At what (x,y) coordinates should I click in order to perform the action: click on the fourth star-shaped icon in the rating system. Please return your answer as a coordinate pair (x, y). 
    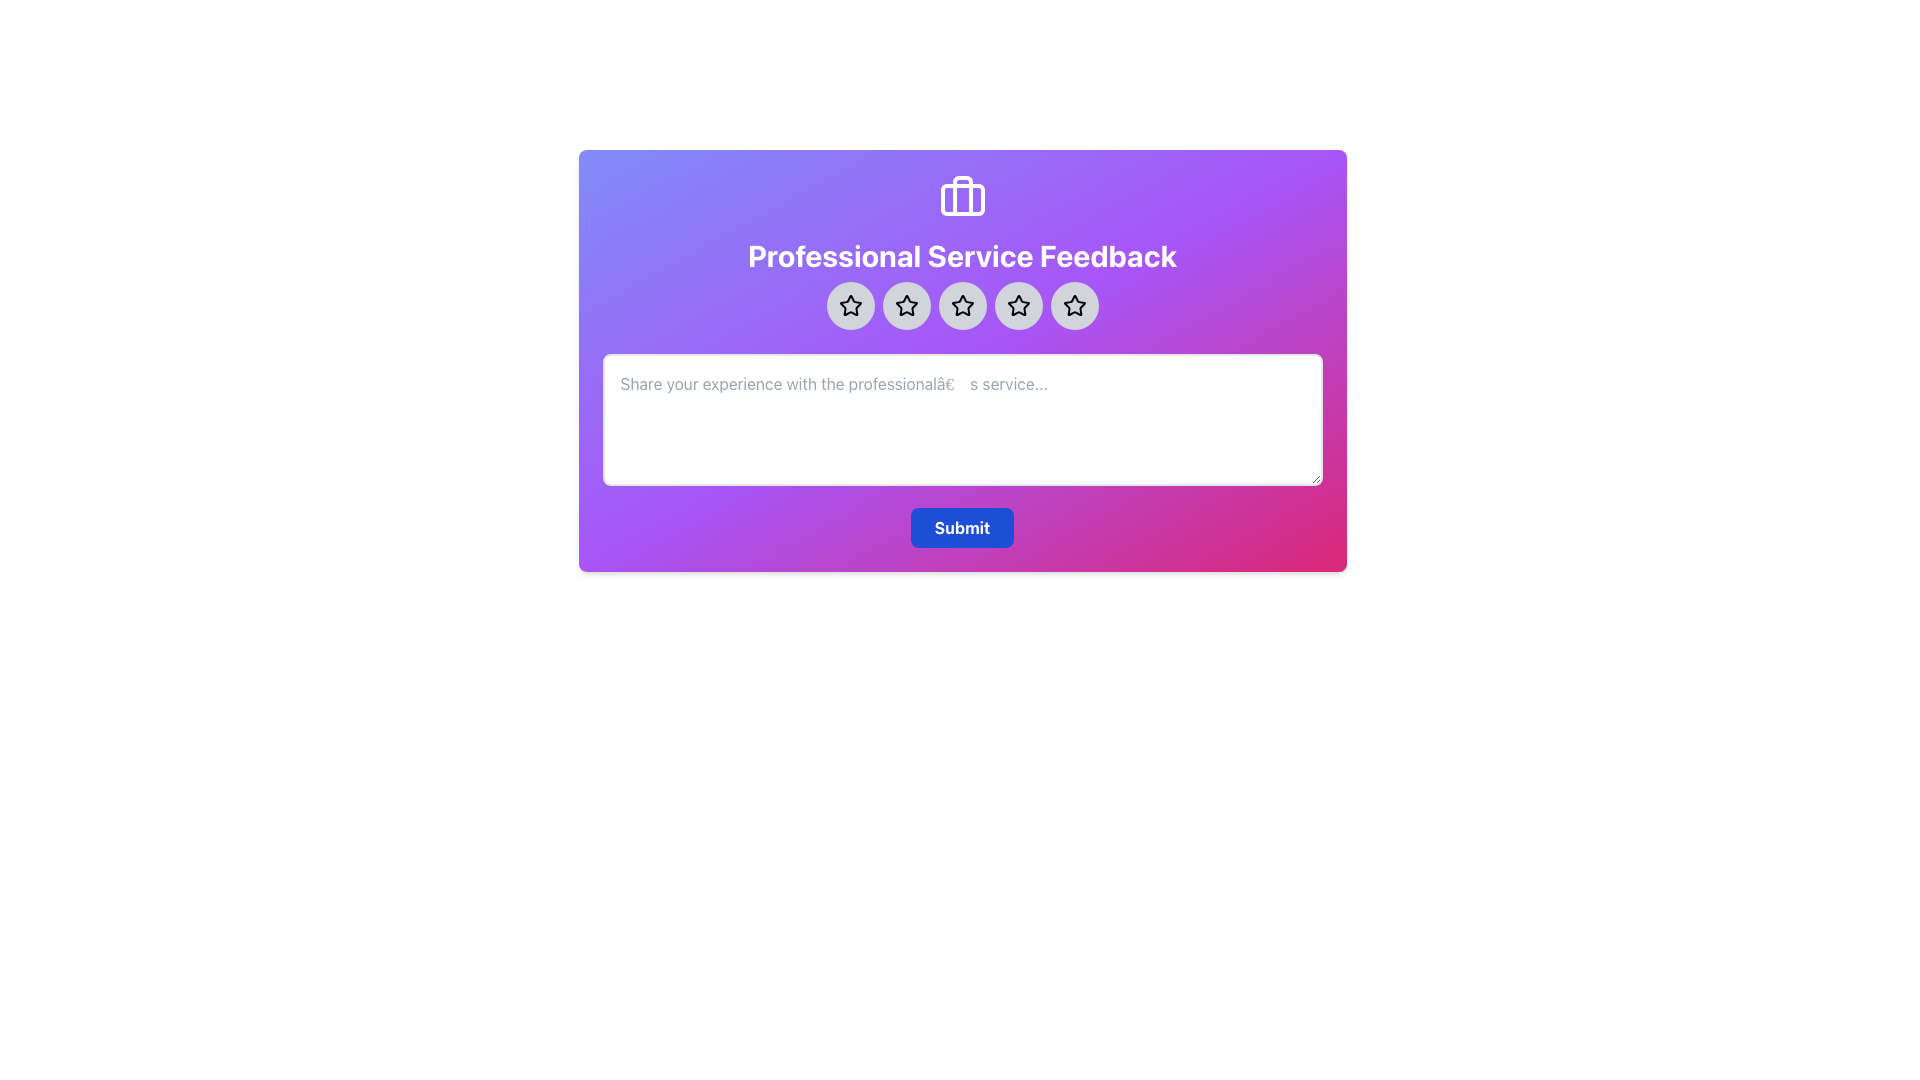
    Looking at the image, I should click on (1018, 305).